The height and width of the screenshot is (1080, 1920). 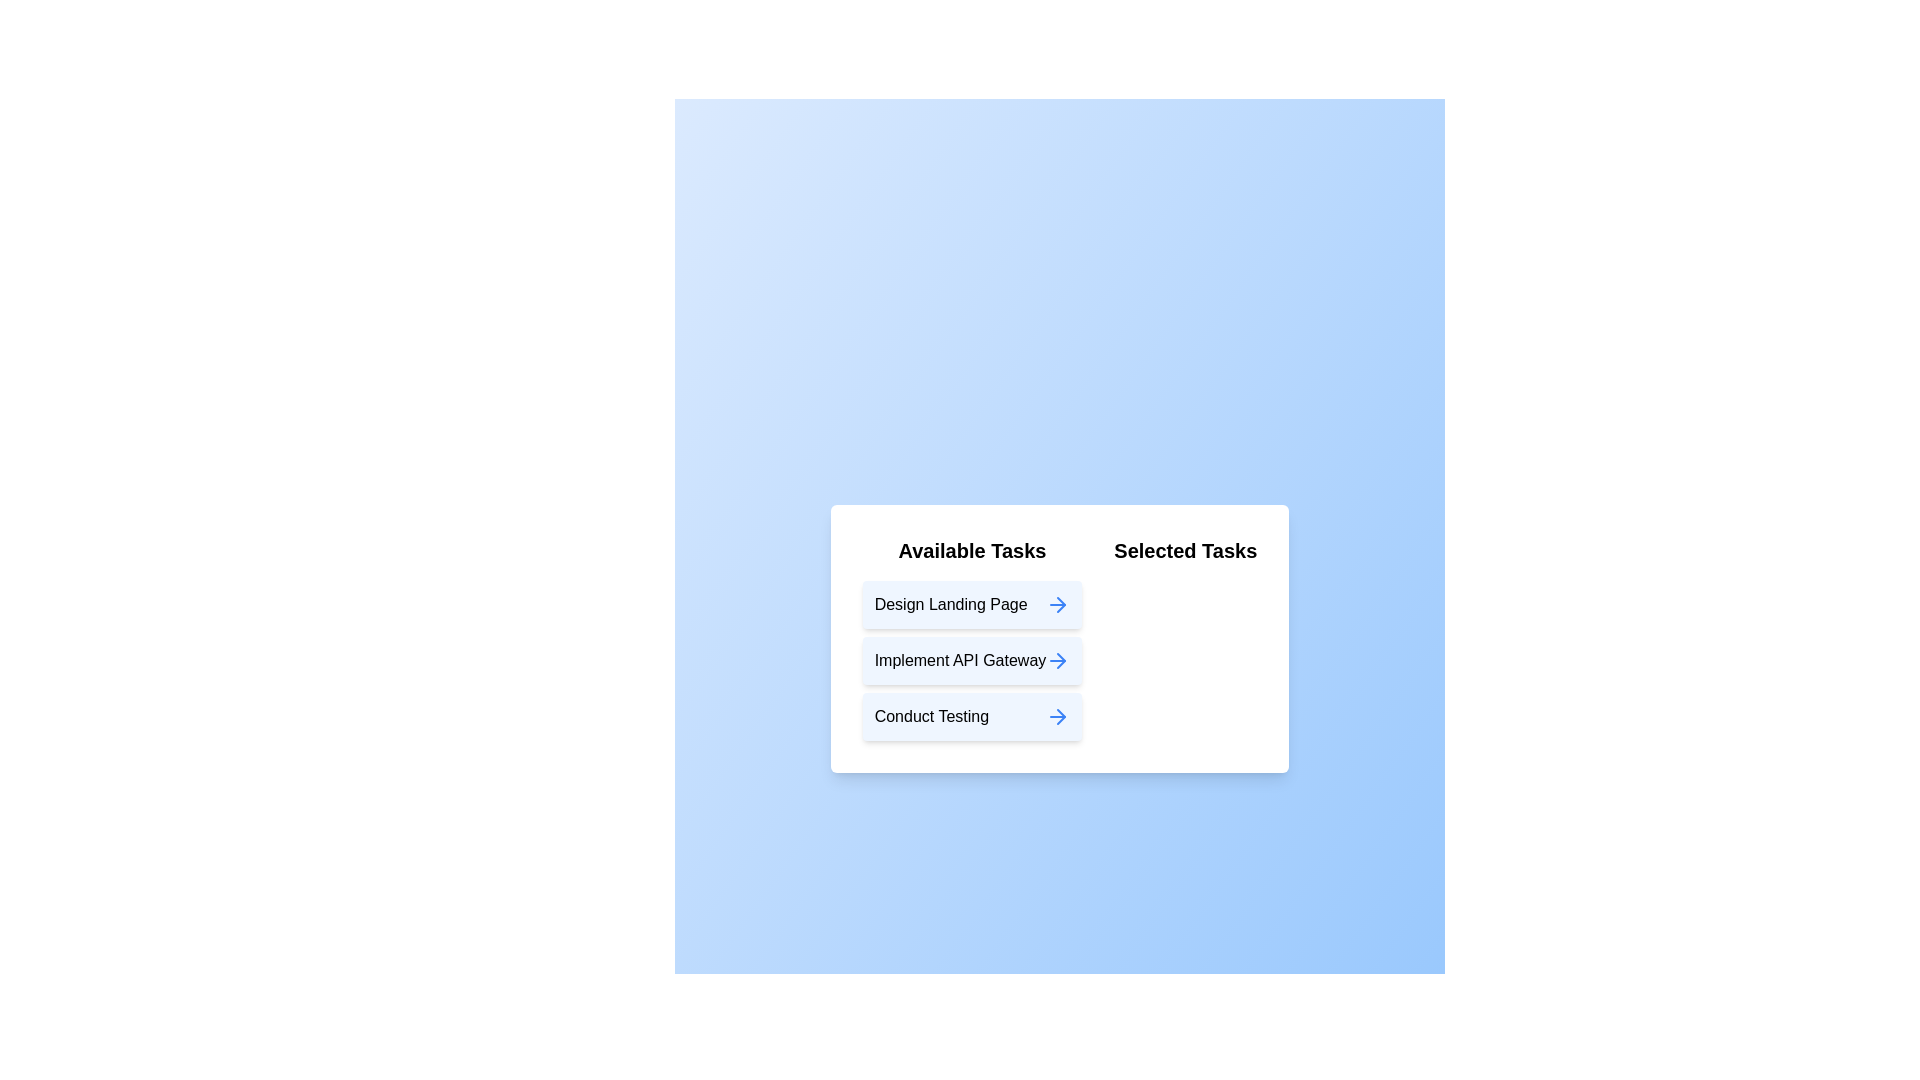 What do you see at coordinates (972, 604) in the screenshot?
I see `the task item labeled 'Design Landing Page' in the 'Available Tasks' list to move it to the 'Selected Tasks' list` at bounding box center [972, 604].